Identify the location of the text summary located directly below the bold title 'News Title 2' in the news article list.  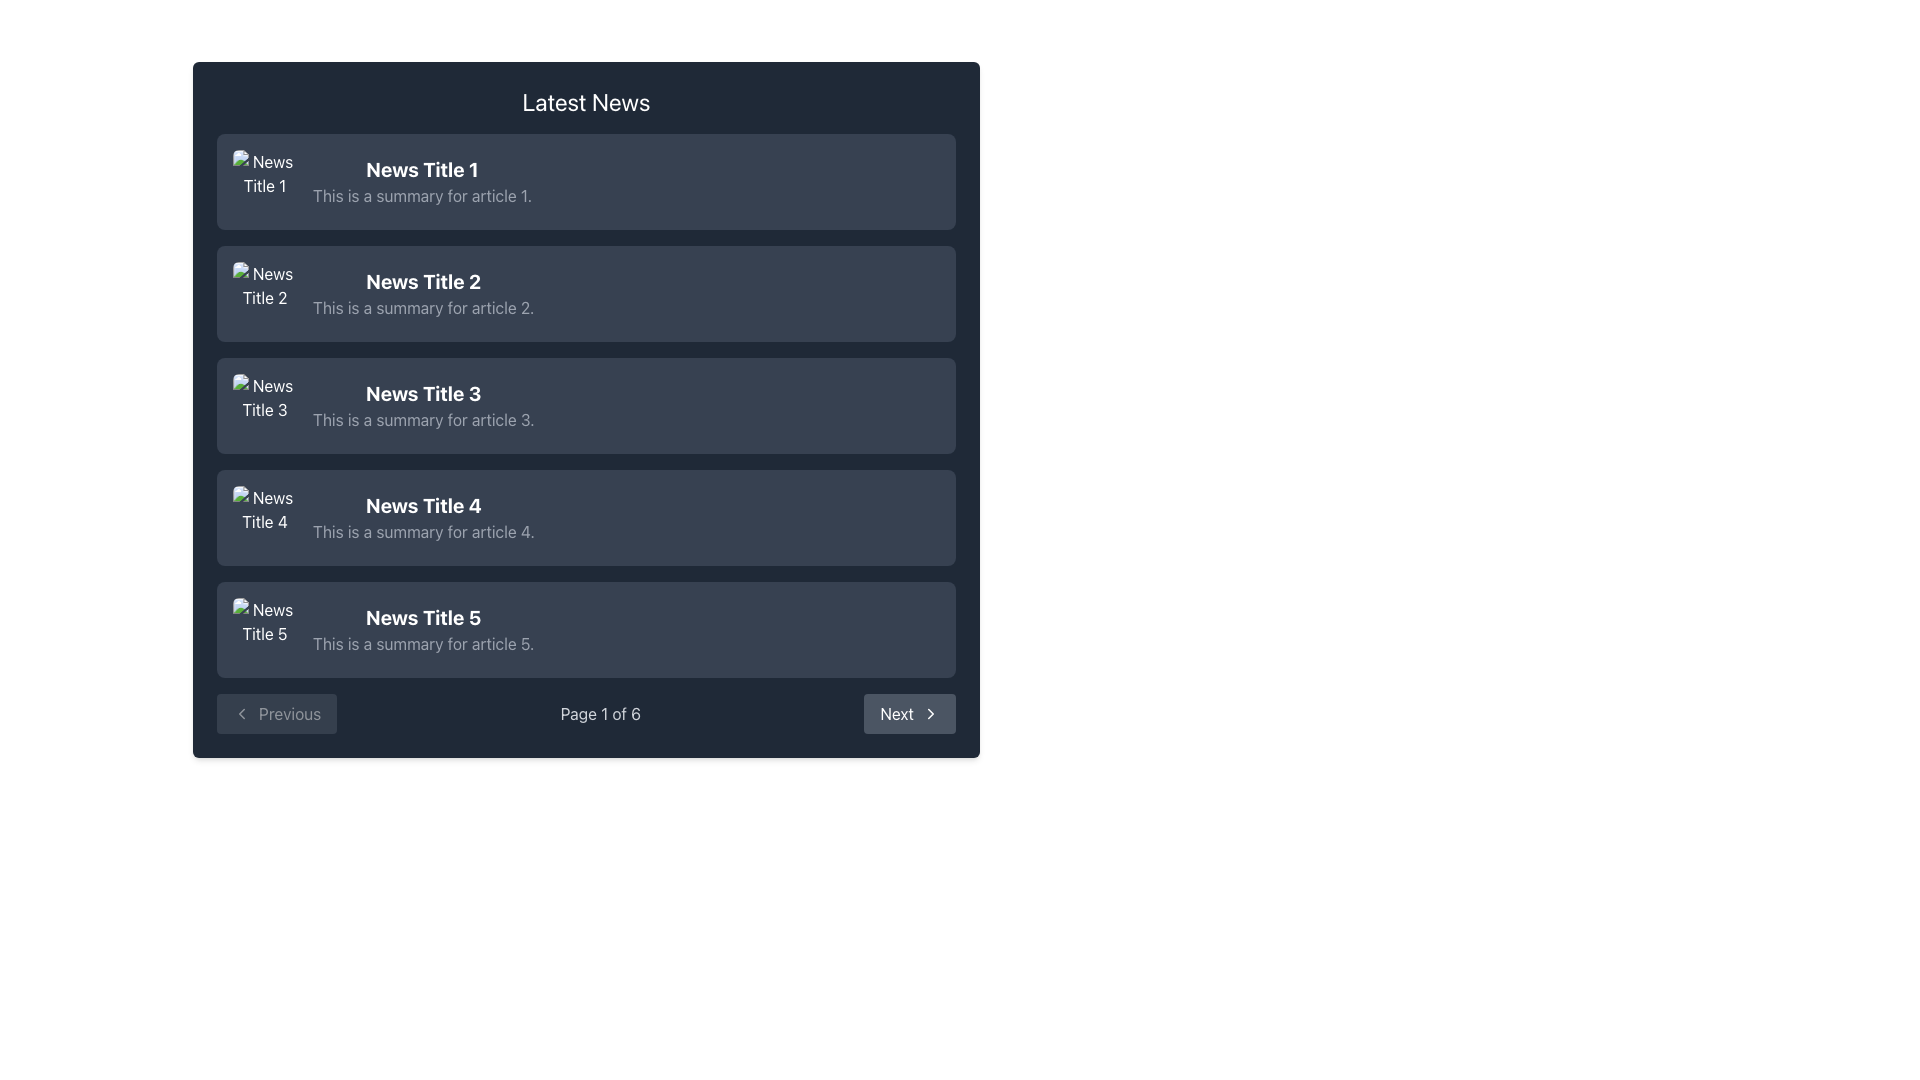
(422, 308).